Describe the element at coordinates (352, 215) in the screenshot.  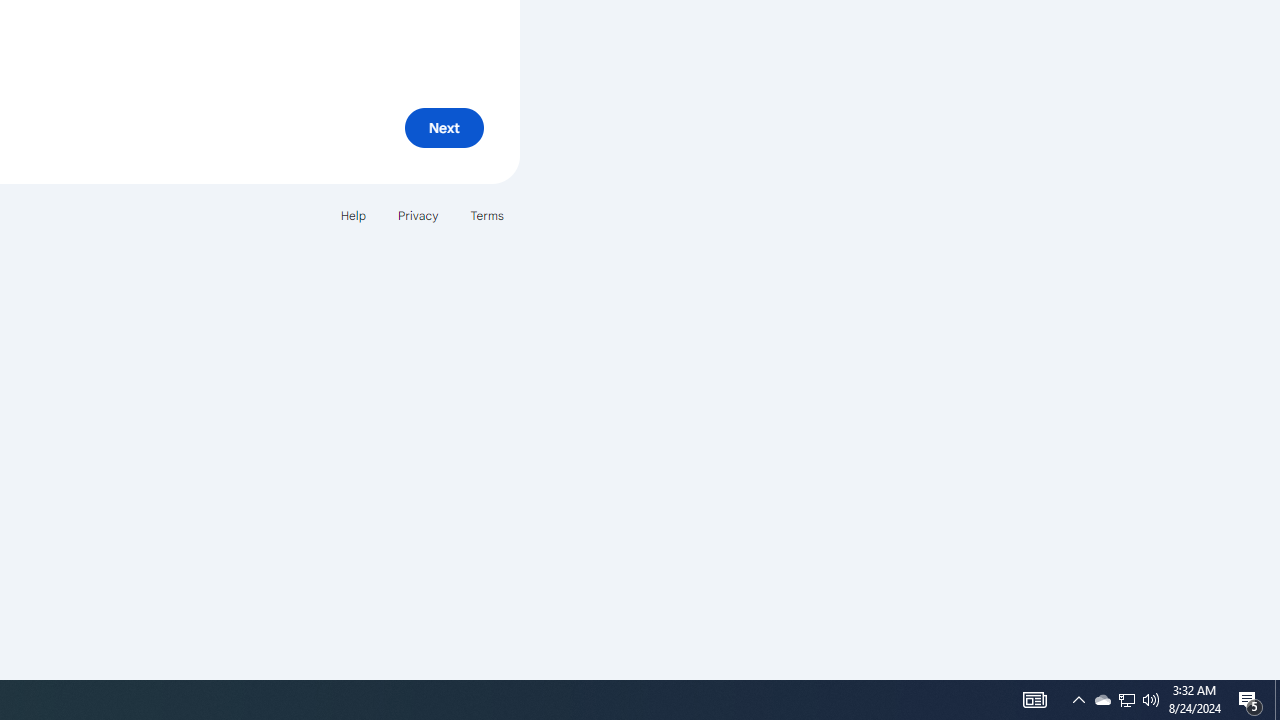
I see `'Help'` at that location.